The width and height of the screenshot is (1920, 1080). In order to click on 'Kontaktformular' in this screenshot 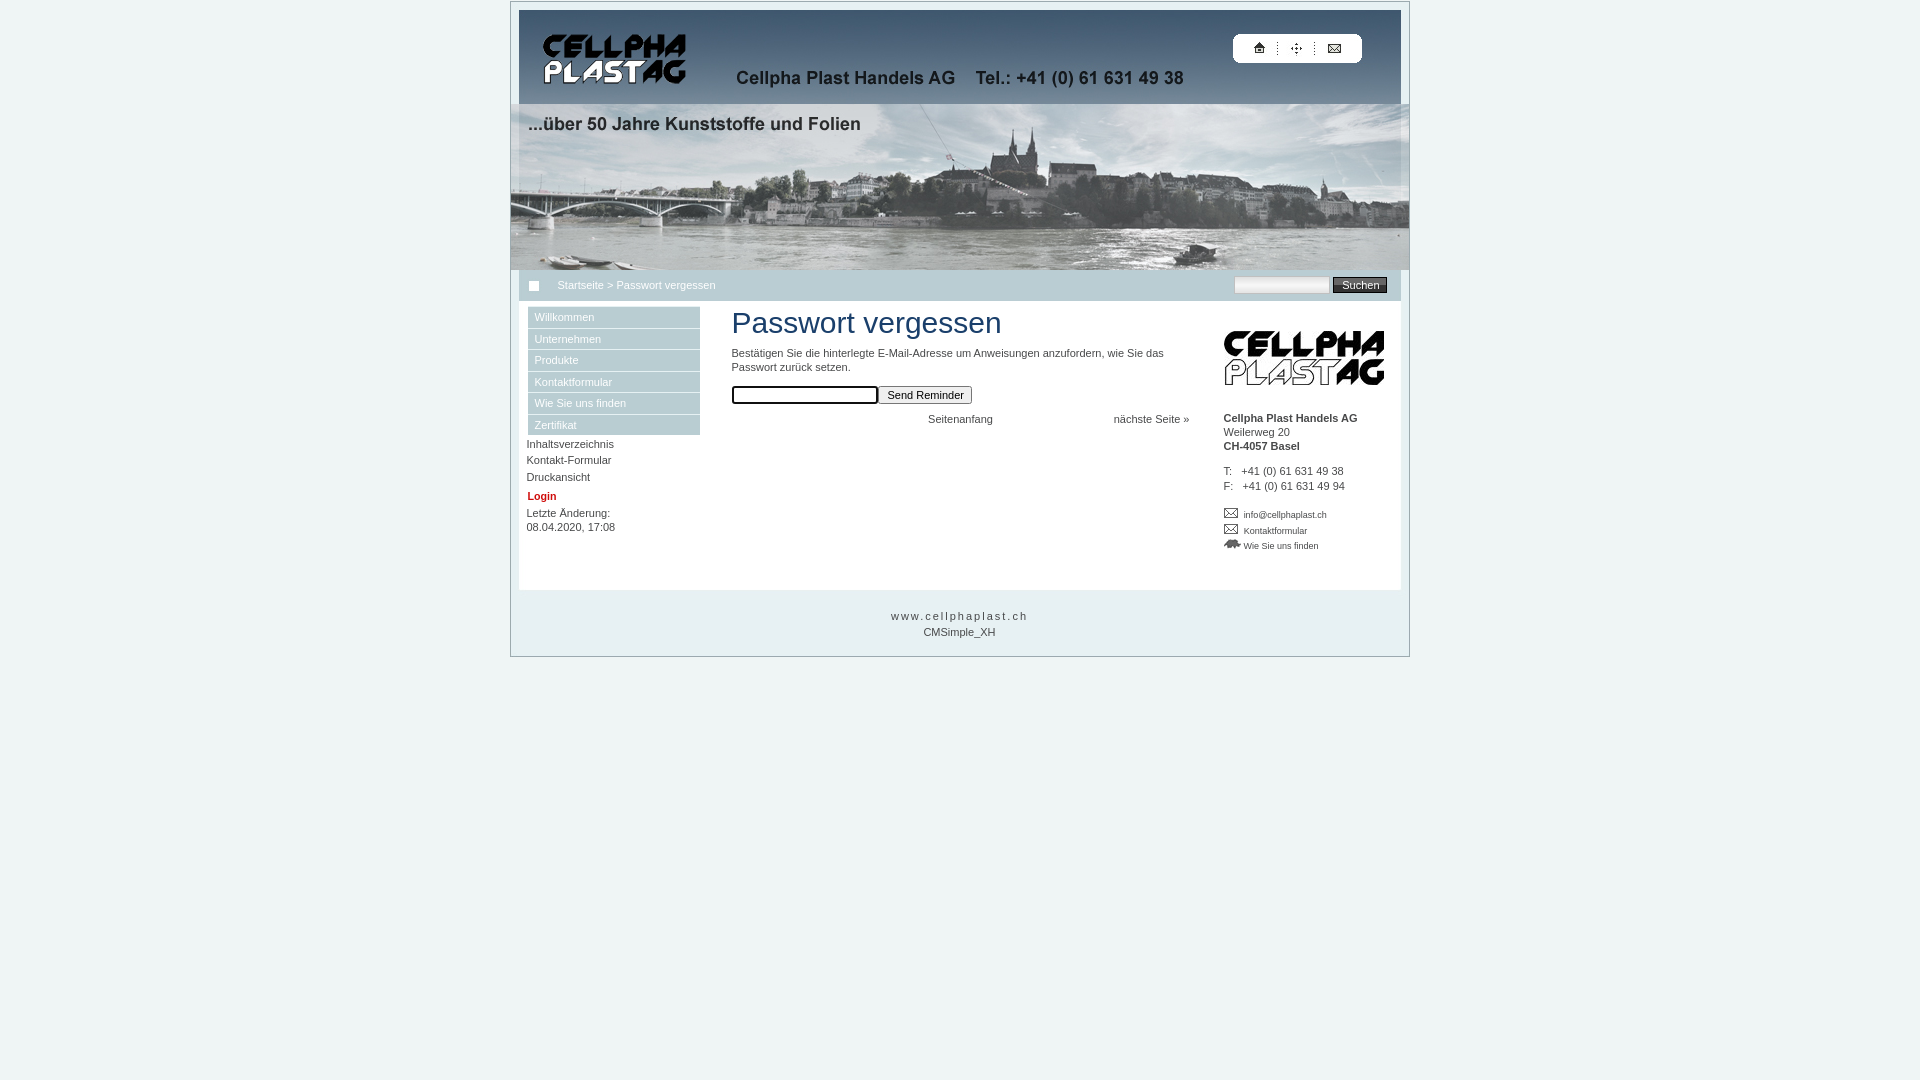, I will do `click(1275, 530)`.